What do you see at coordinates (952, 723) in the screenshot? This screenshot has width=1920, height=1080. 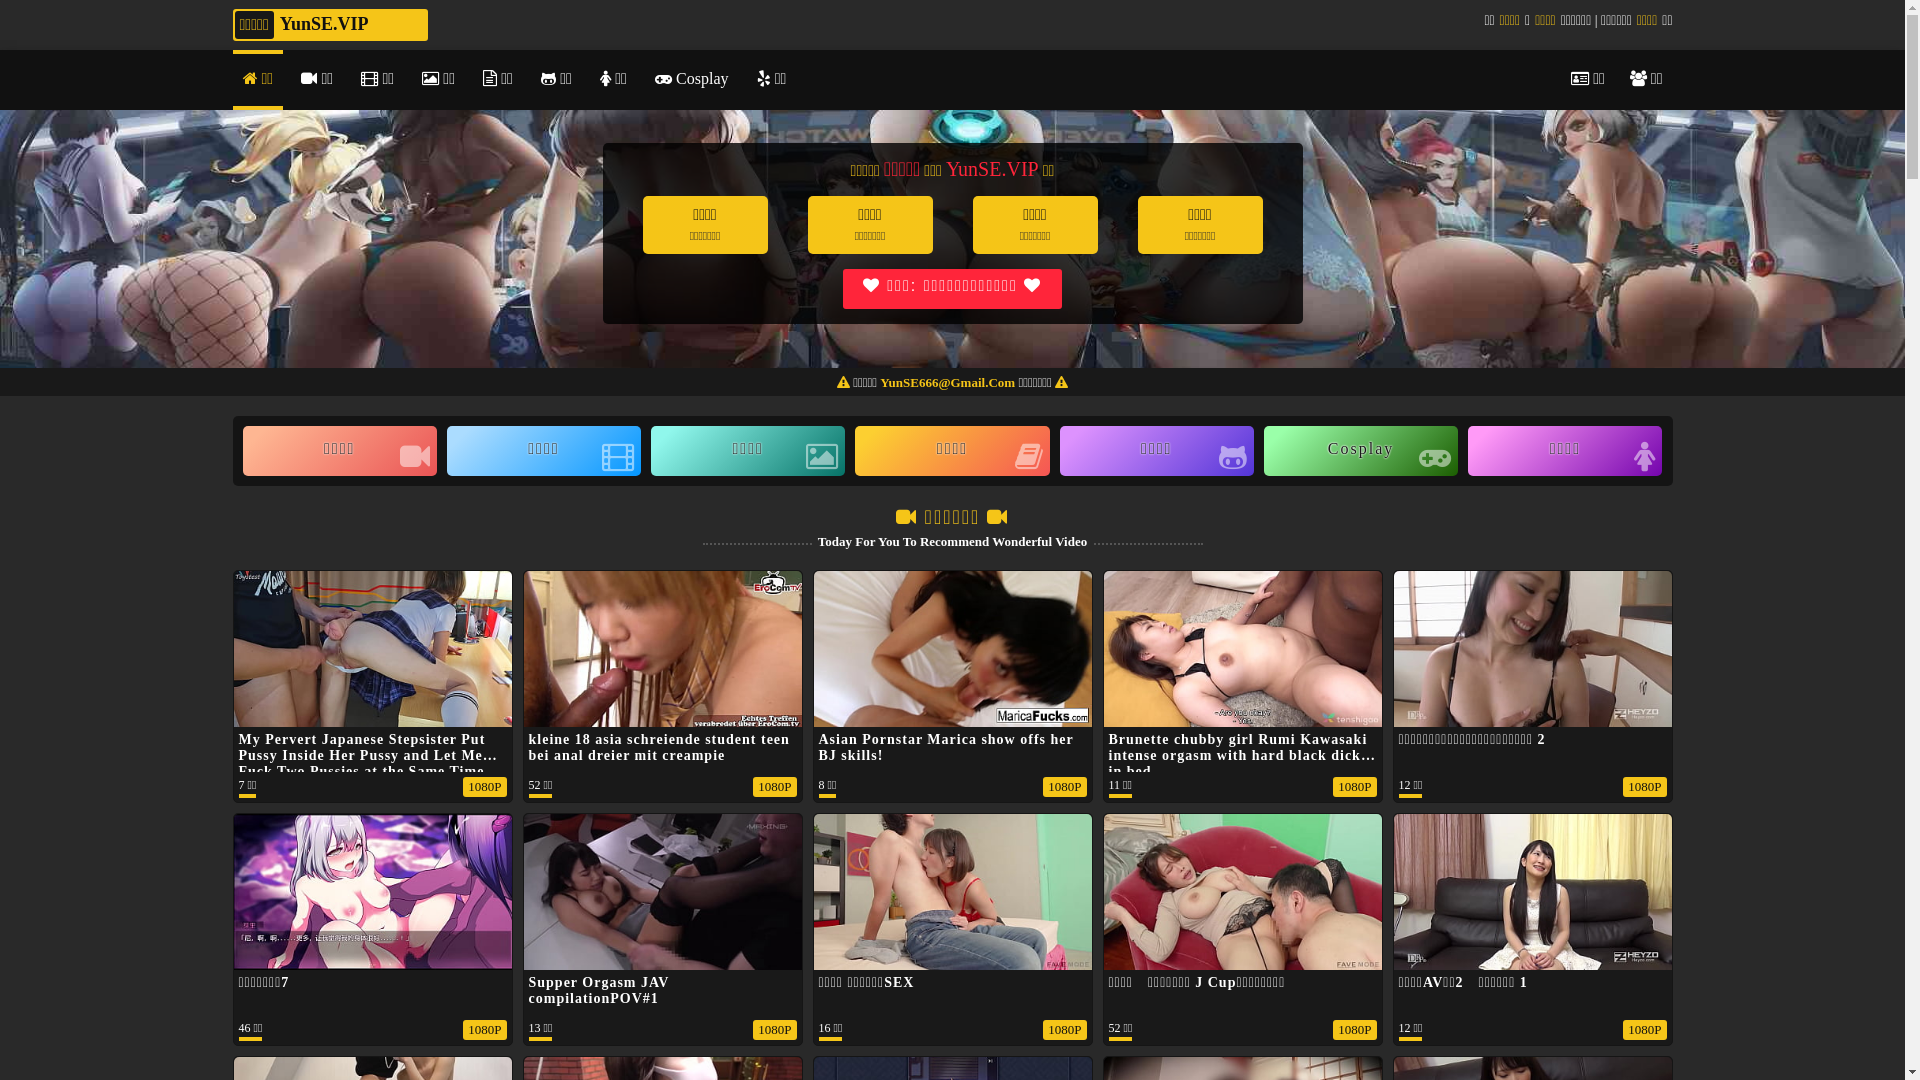 I see `'Asian Pornstar Marica show offs her BJ skills!'` at bounding box center [952, 723].